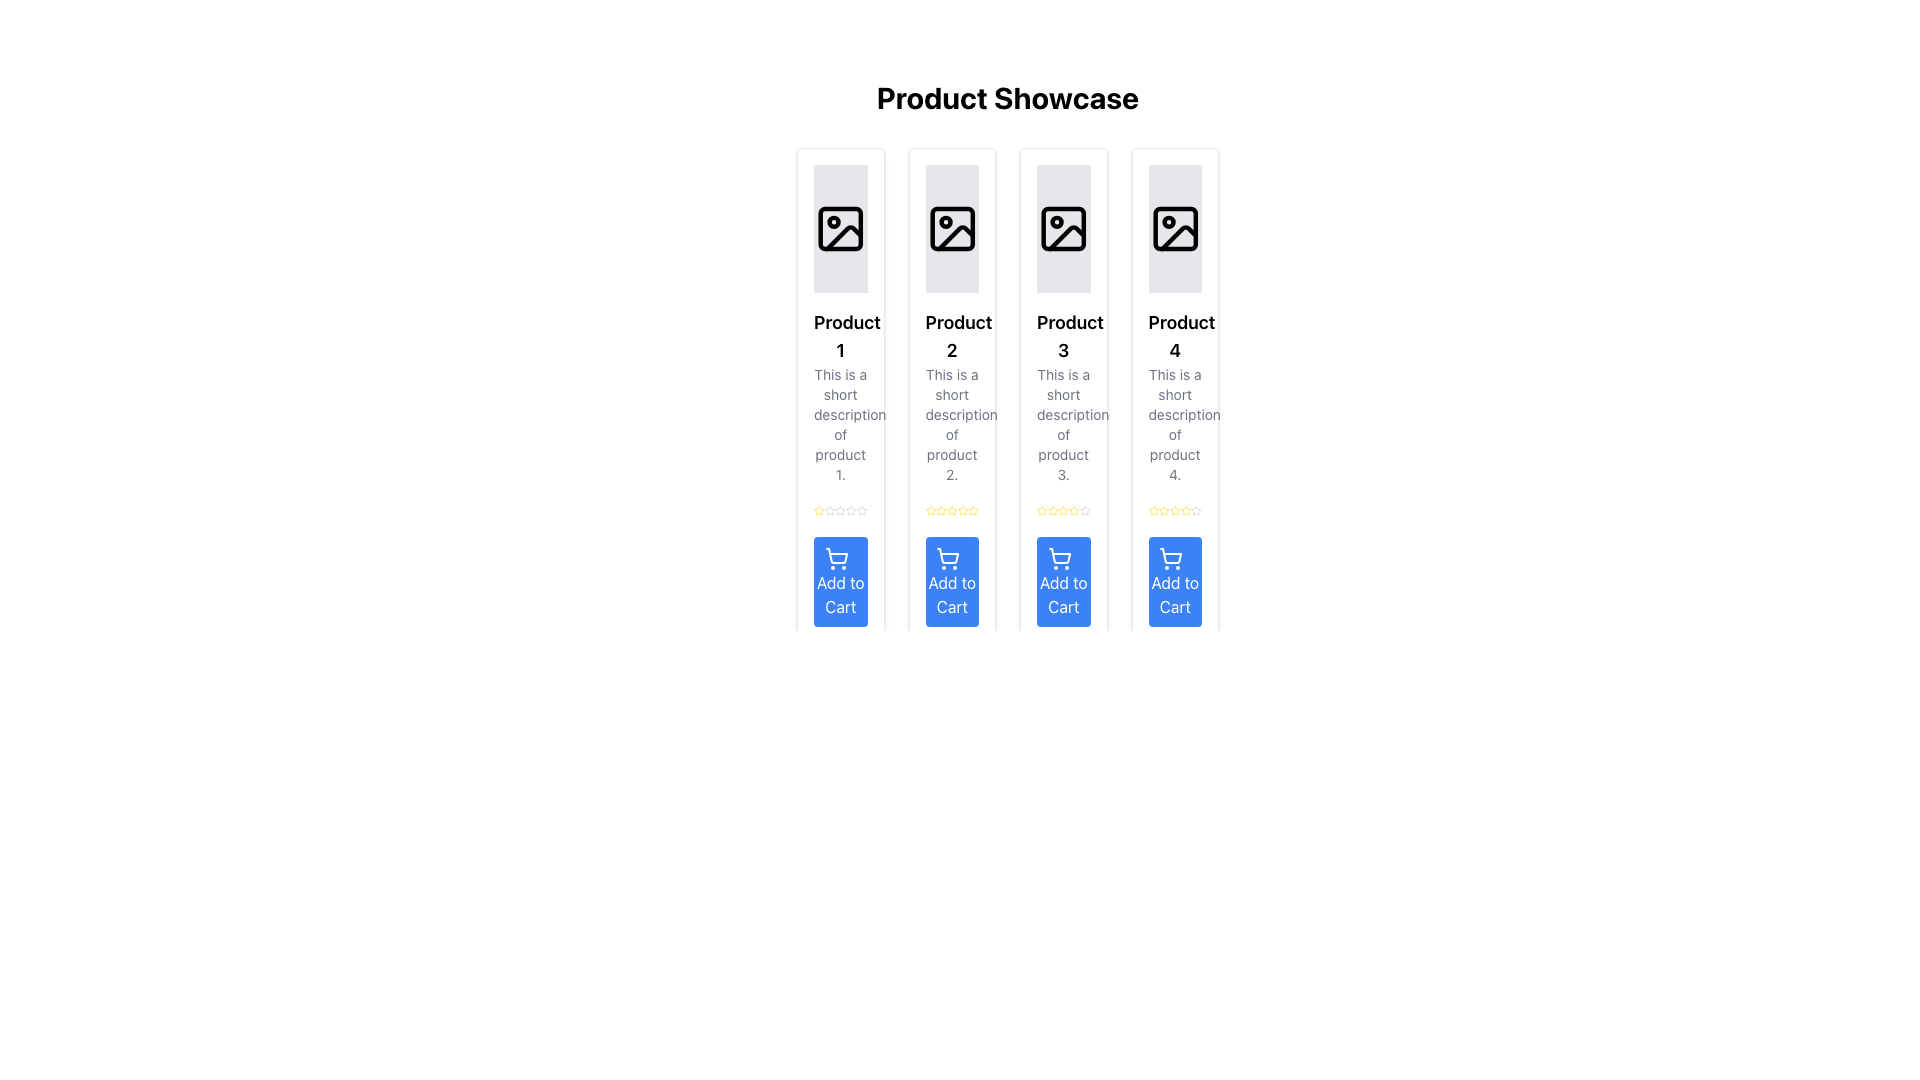 This screenshot has height=1080, width=1920. What do you see at coordinates (1175, 227) in the screenshot?
I see `the outlined SVG icon representing an image for 'Product 4', located at the top of its card in the product showcase grid` at bounding box center [1175, 227].